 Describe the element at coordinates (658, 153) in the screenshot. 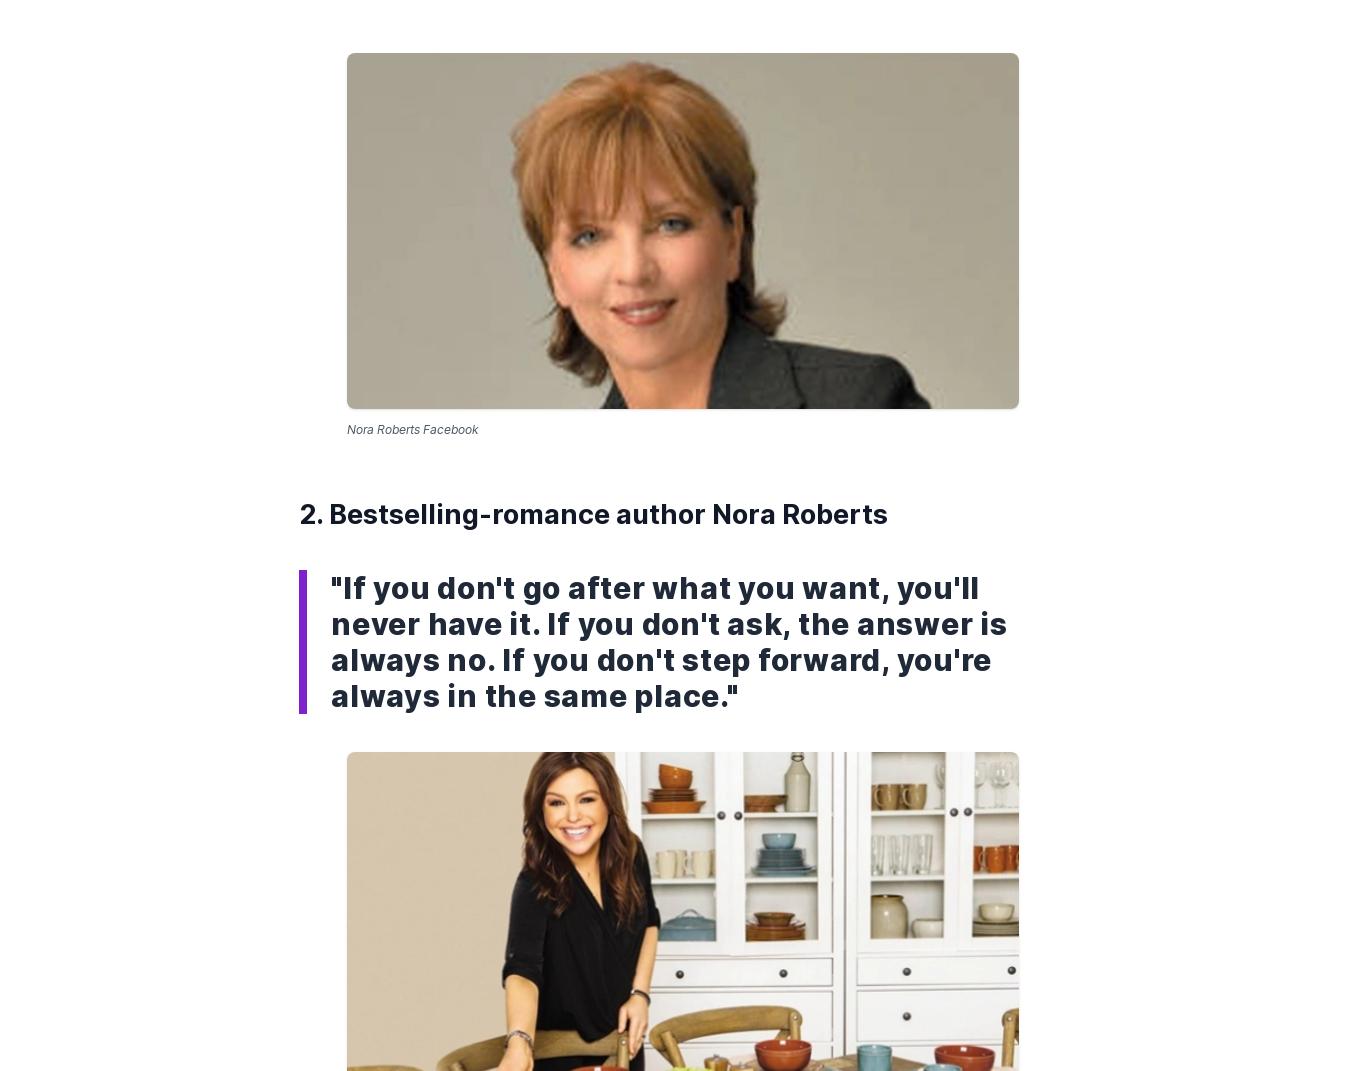

I see `'How to Stand Out to Both Investors and Customers When Launching a Startup'` at that location.